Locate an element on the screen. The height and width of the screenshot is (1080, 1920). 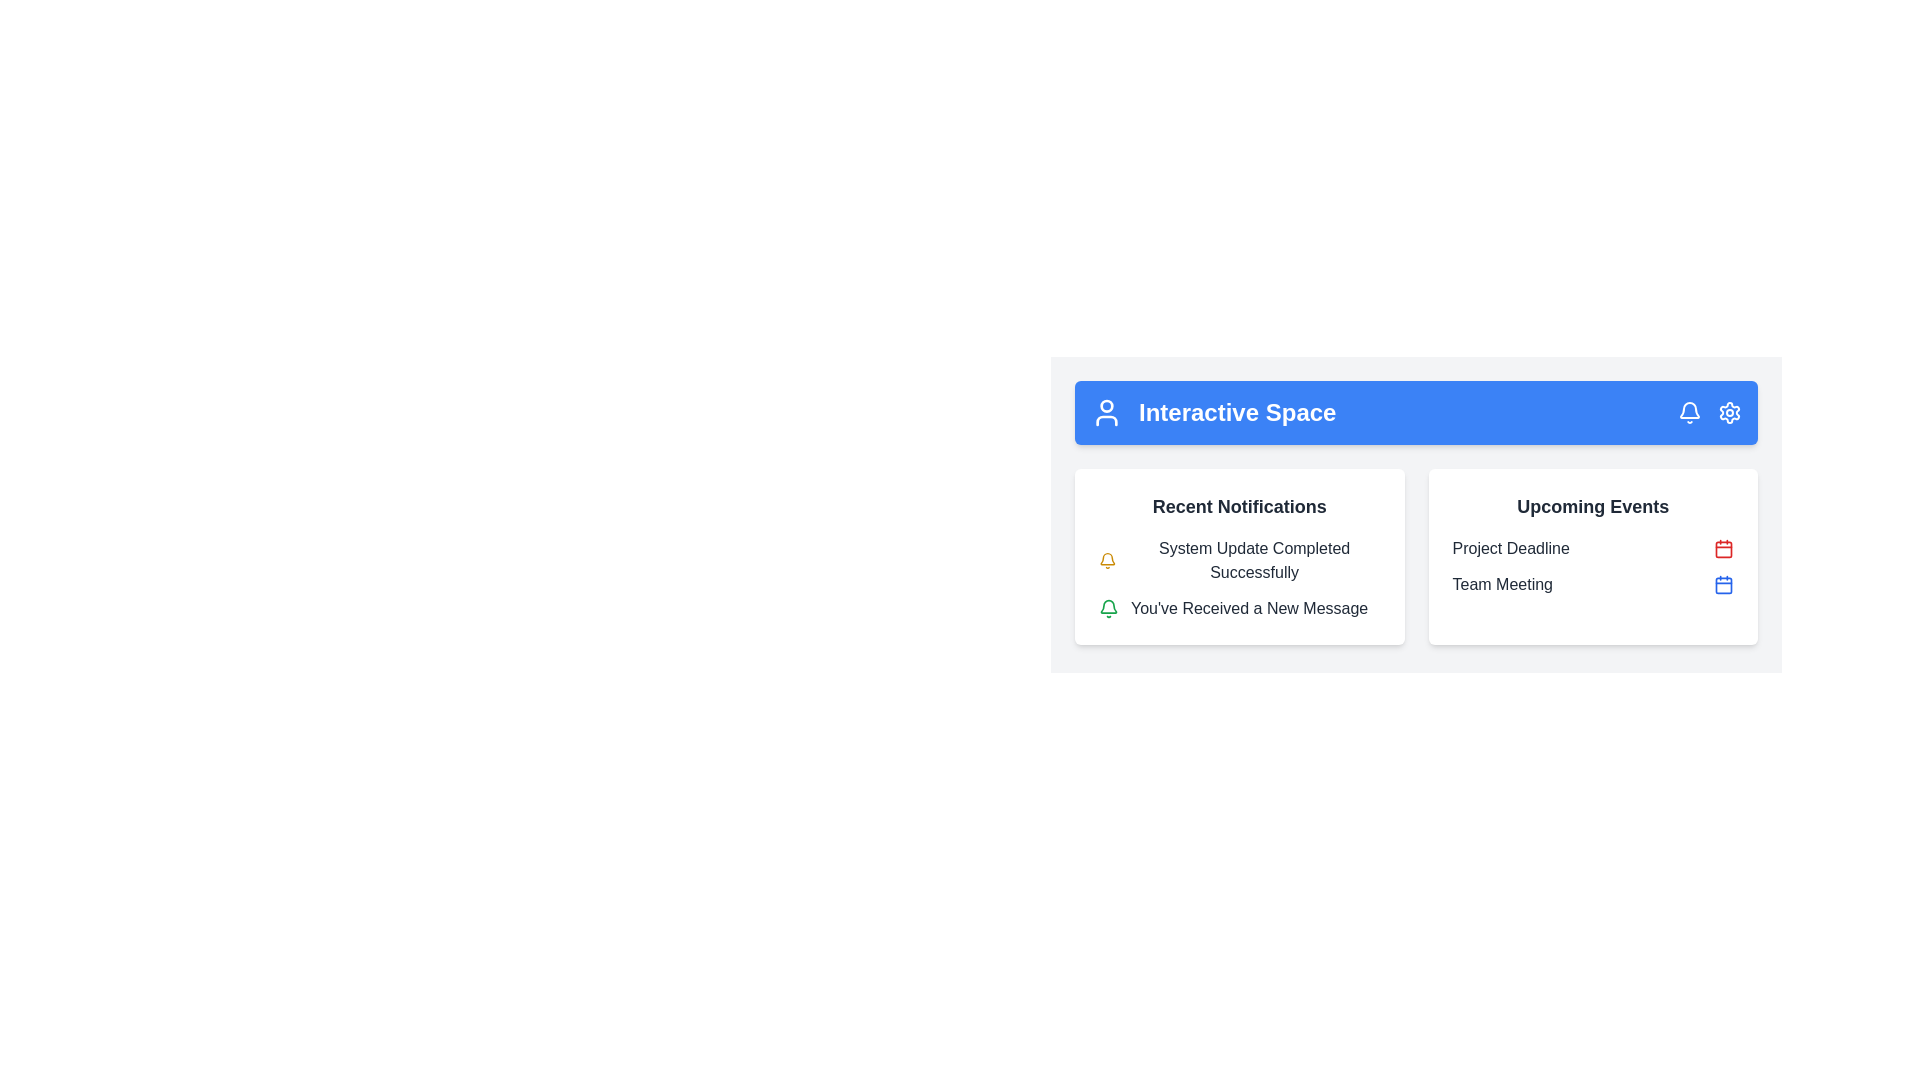
the user or account-related feature icon located within the blue rectangular header titled 'Interactive Space' is located at coordinates (1106, 411).